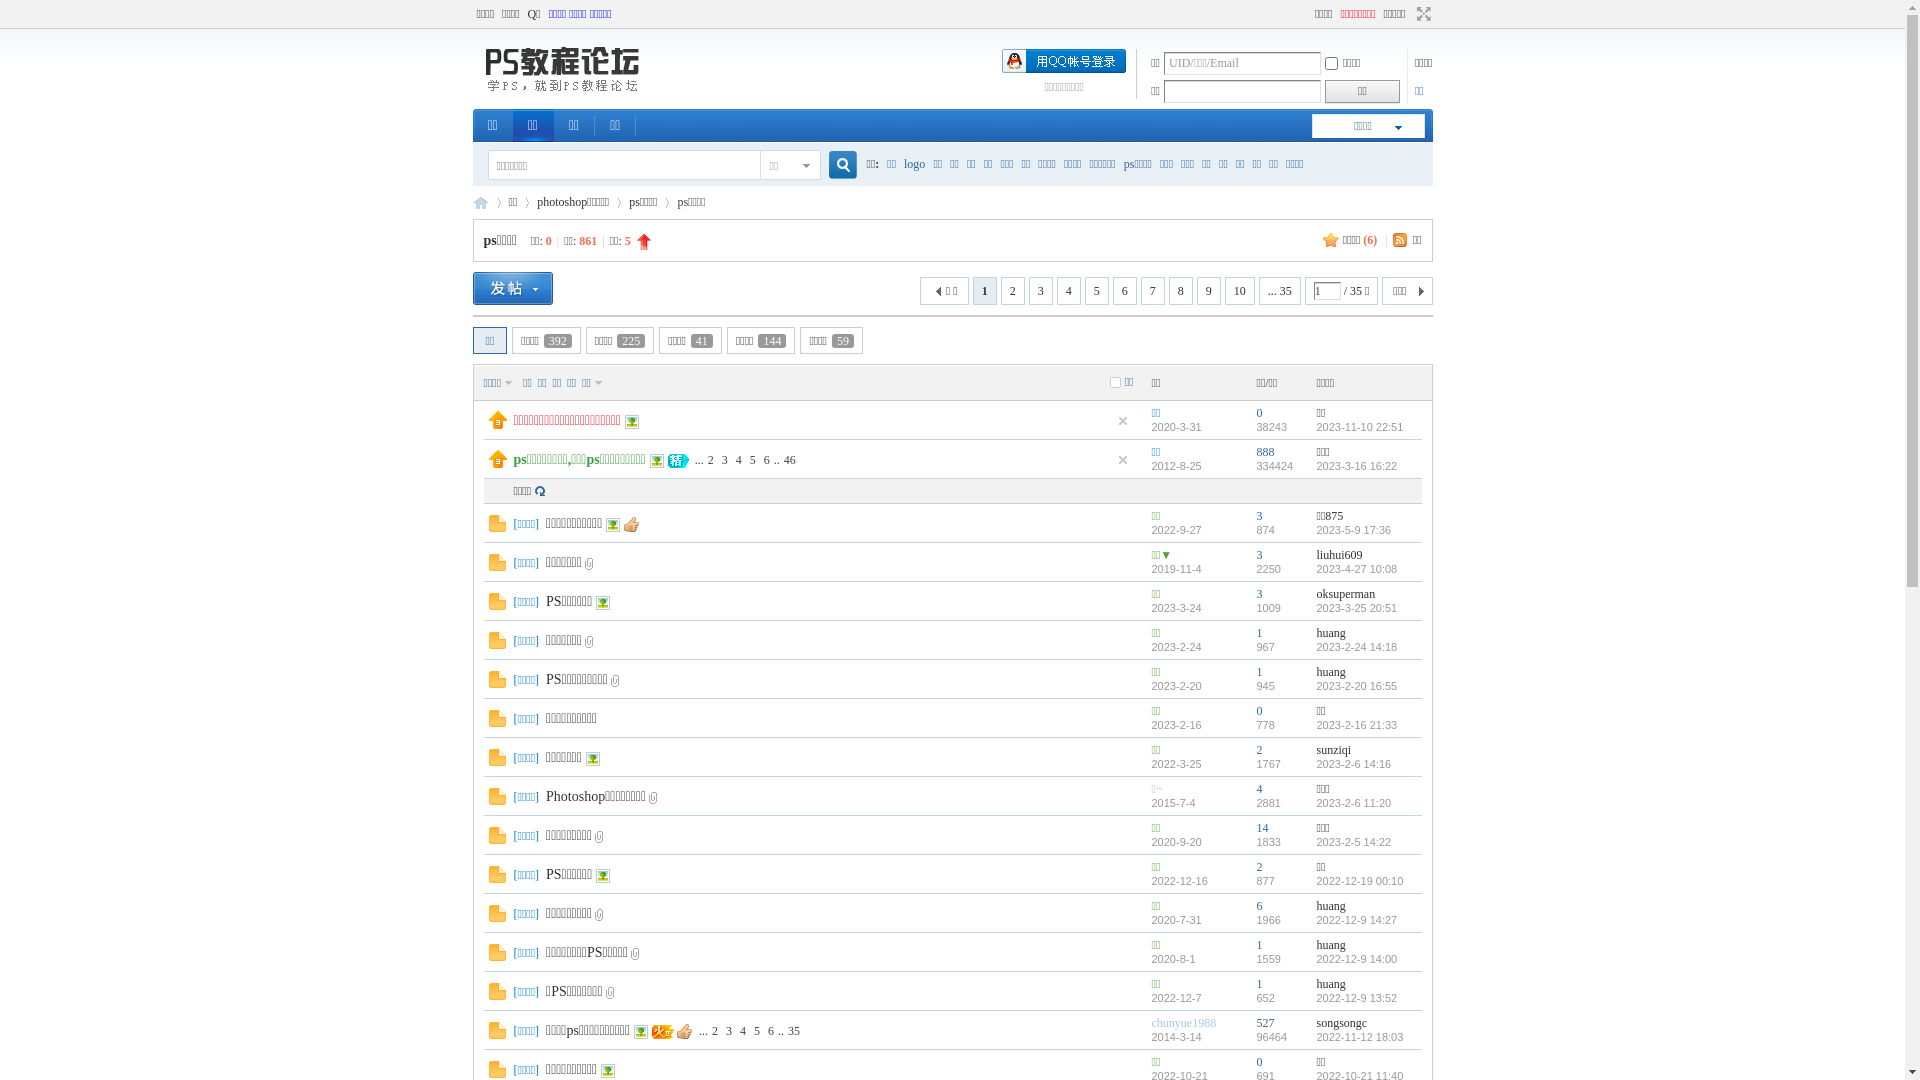  Describe the element at coordinates (738, 459) in the screenshot. I see `'4'` at that location.